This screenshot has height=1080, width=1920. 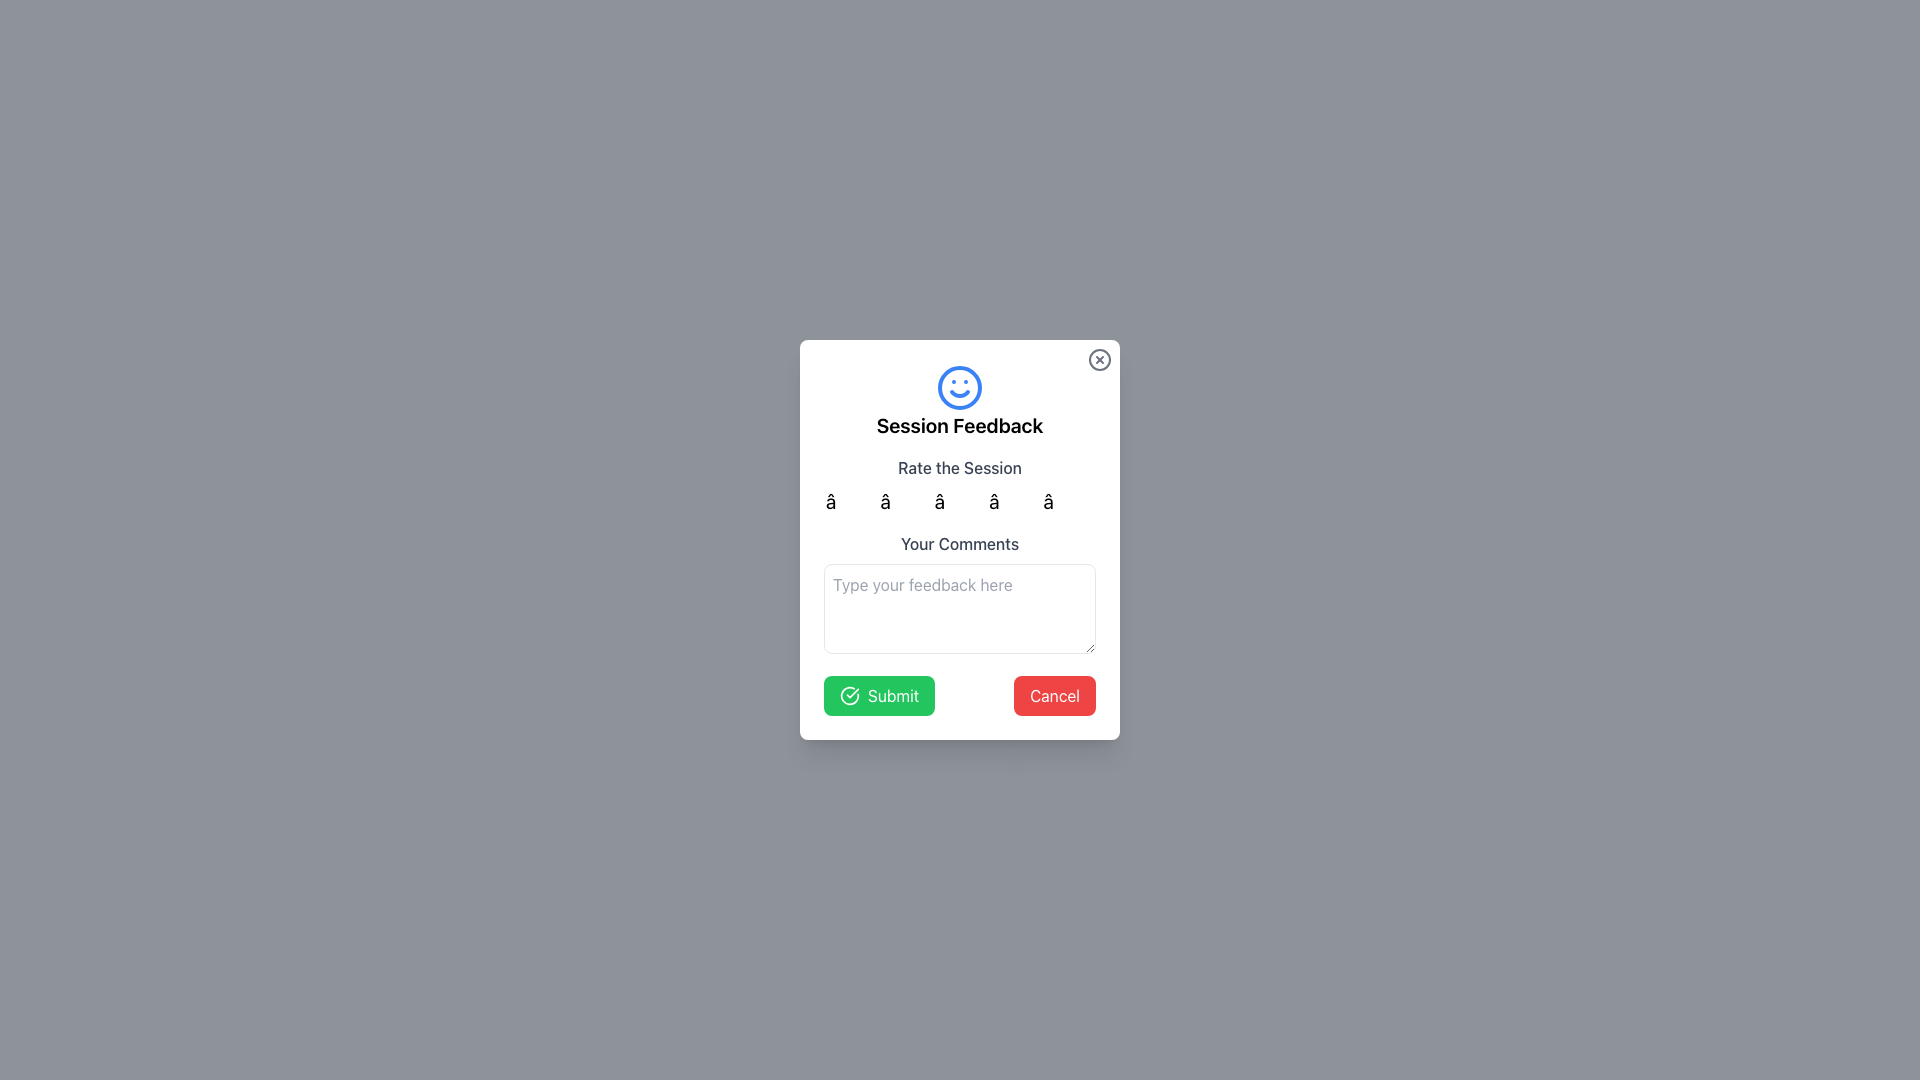 What do you see at coordinates (960, 424) in the screenshot?
I see `the 'Session Feedback' text label, which is a bold, large-sized text centrally positioned in the modal's header section, directly below a blue smiling face icon` at bounding box center [960, 424].